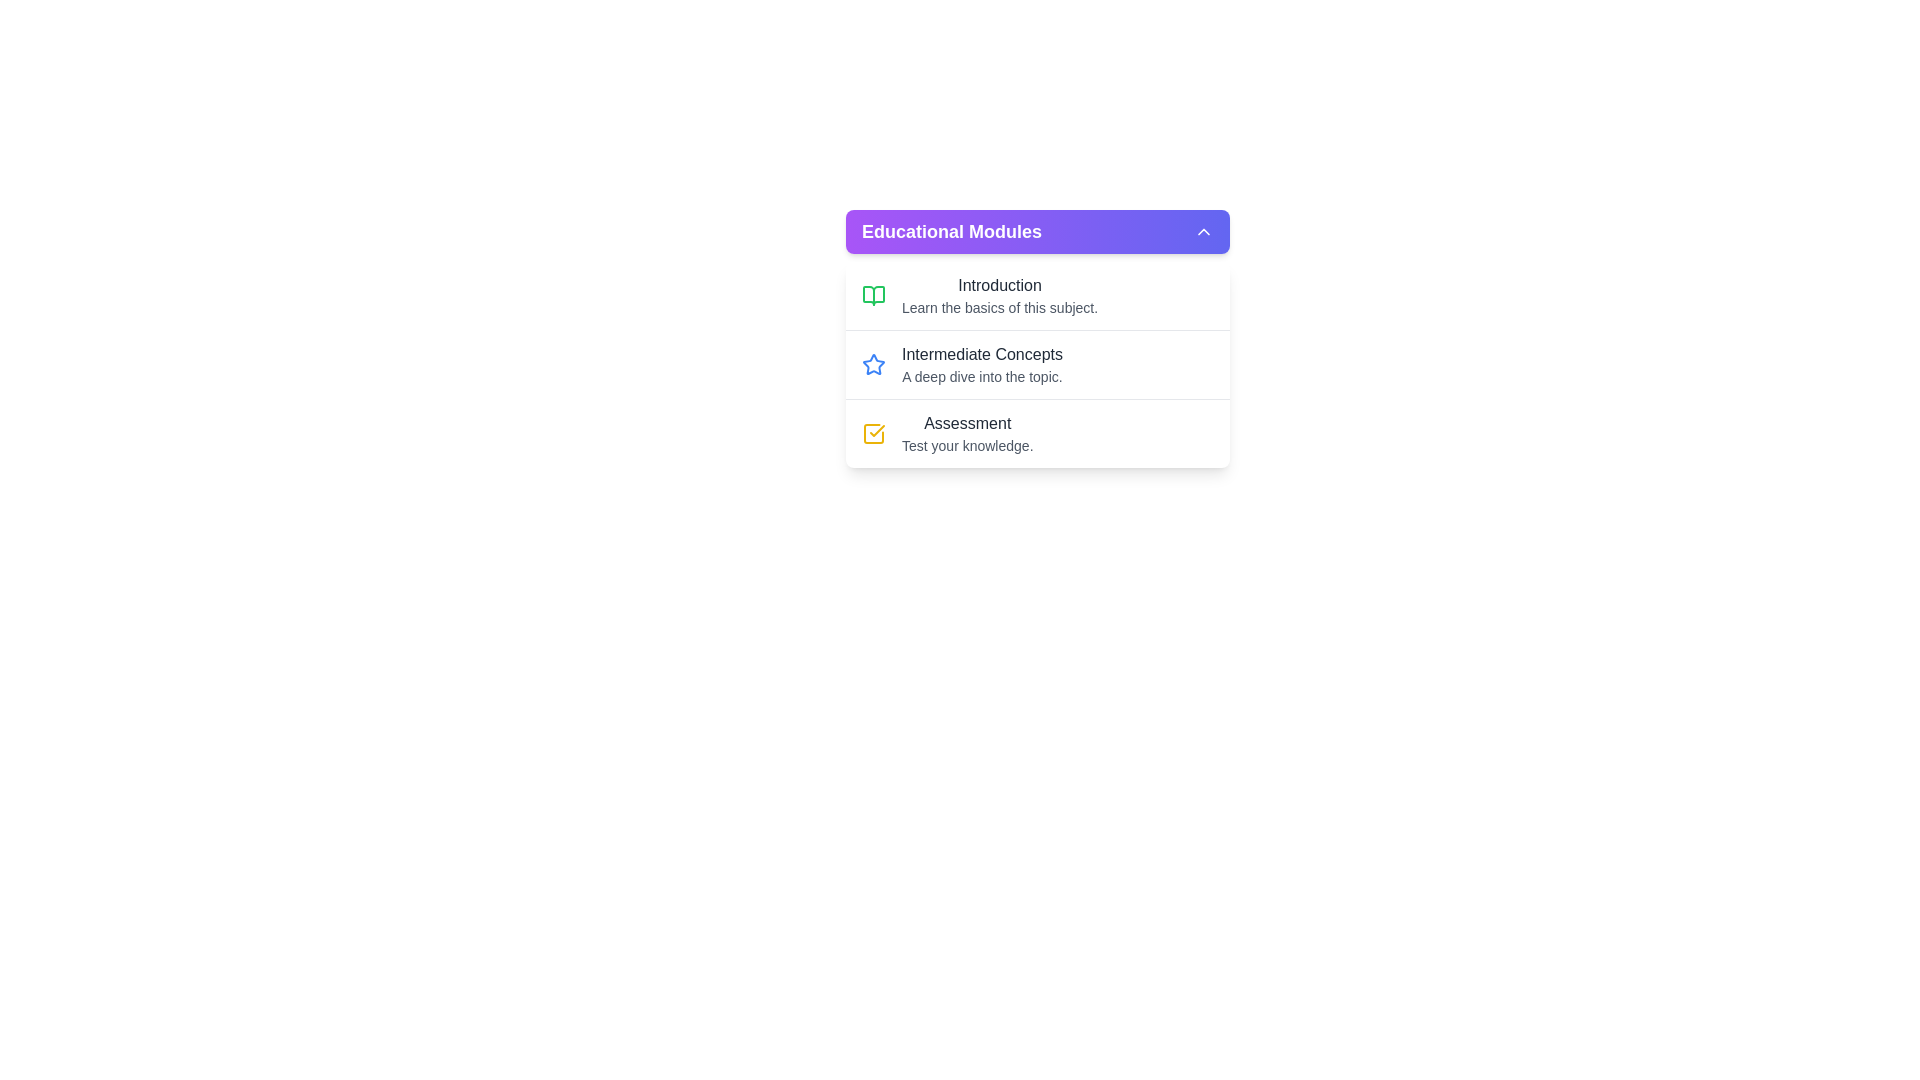 This screenshot has width=1920, height=1080. I want to click on the text label element that contains the word 'Assessment', which is styled with a medium-weight font and gray color, located to the right of a checkbox icon and above the subtext 'Test your knowledge', so click(967, 423).